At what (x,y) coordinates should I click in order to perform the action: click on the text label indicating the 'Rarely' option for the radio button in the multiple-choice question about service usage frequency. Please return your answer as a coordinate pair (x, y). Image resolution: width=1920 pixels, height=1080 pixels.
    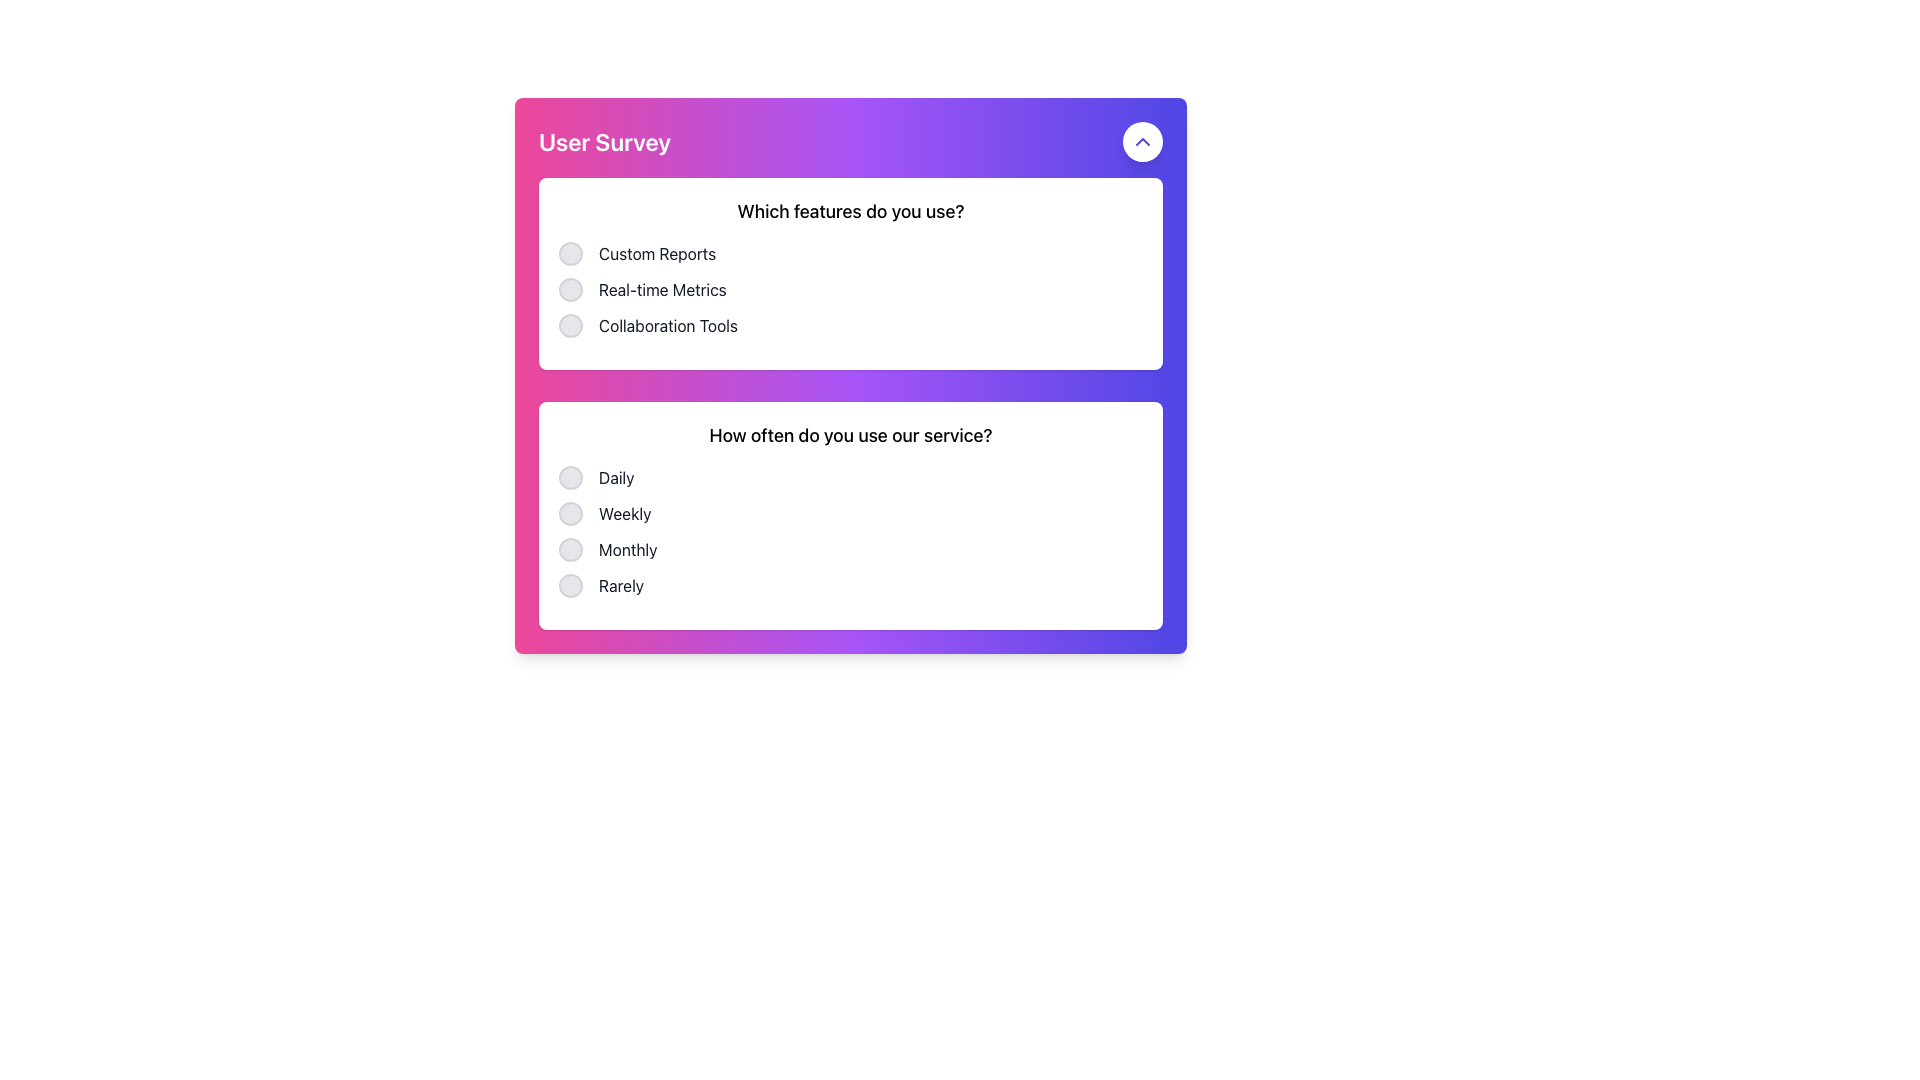
    Looking at the image, I should click on (620, 585).